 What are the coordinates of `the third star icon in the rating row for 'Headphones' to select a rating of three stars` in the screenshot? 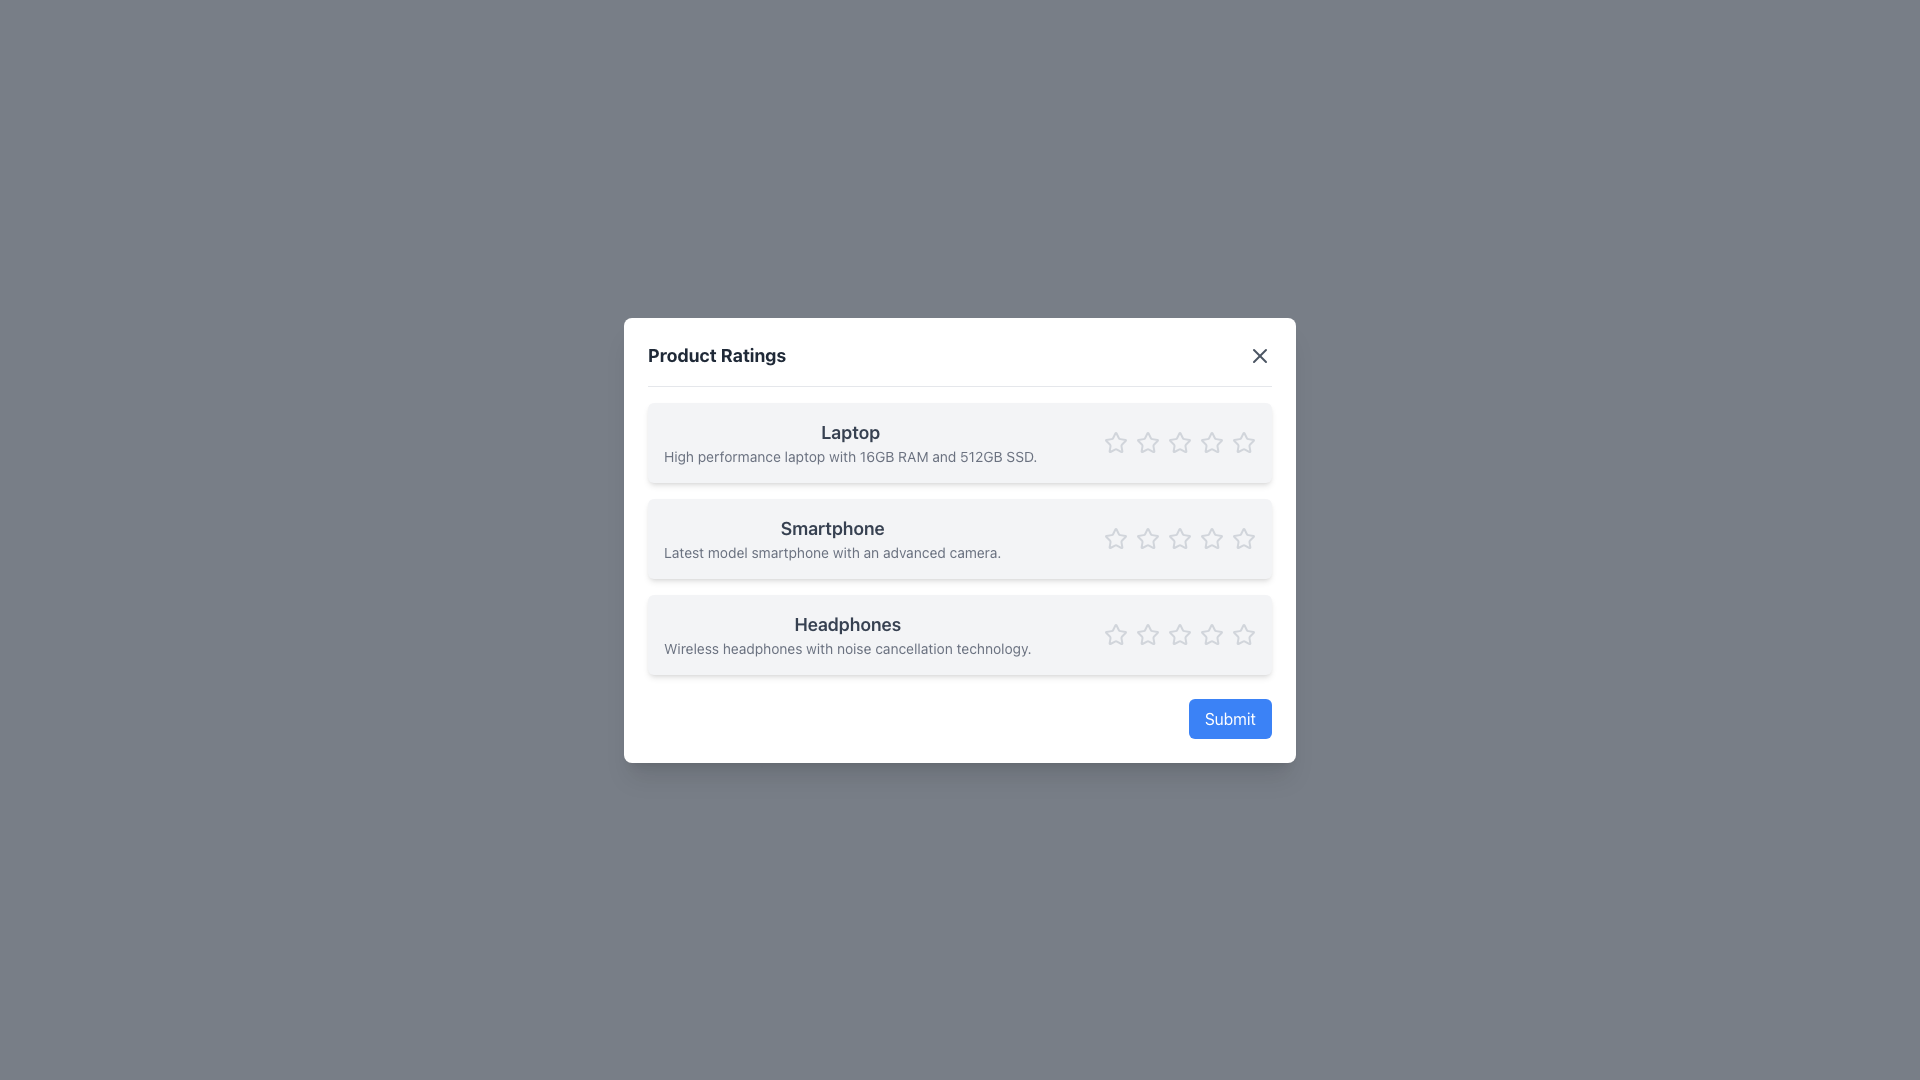 It's located at (1210, 634).